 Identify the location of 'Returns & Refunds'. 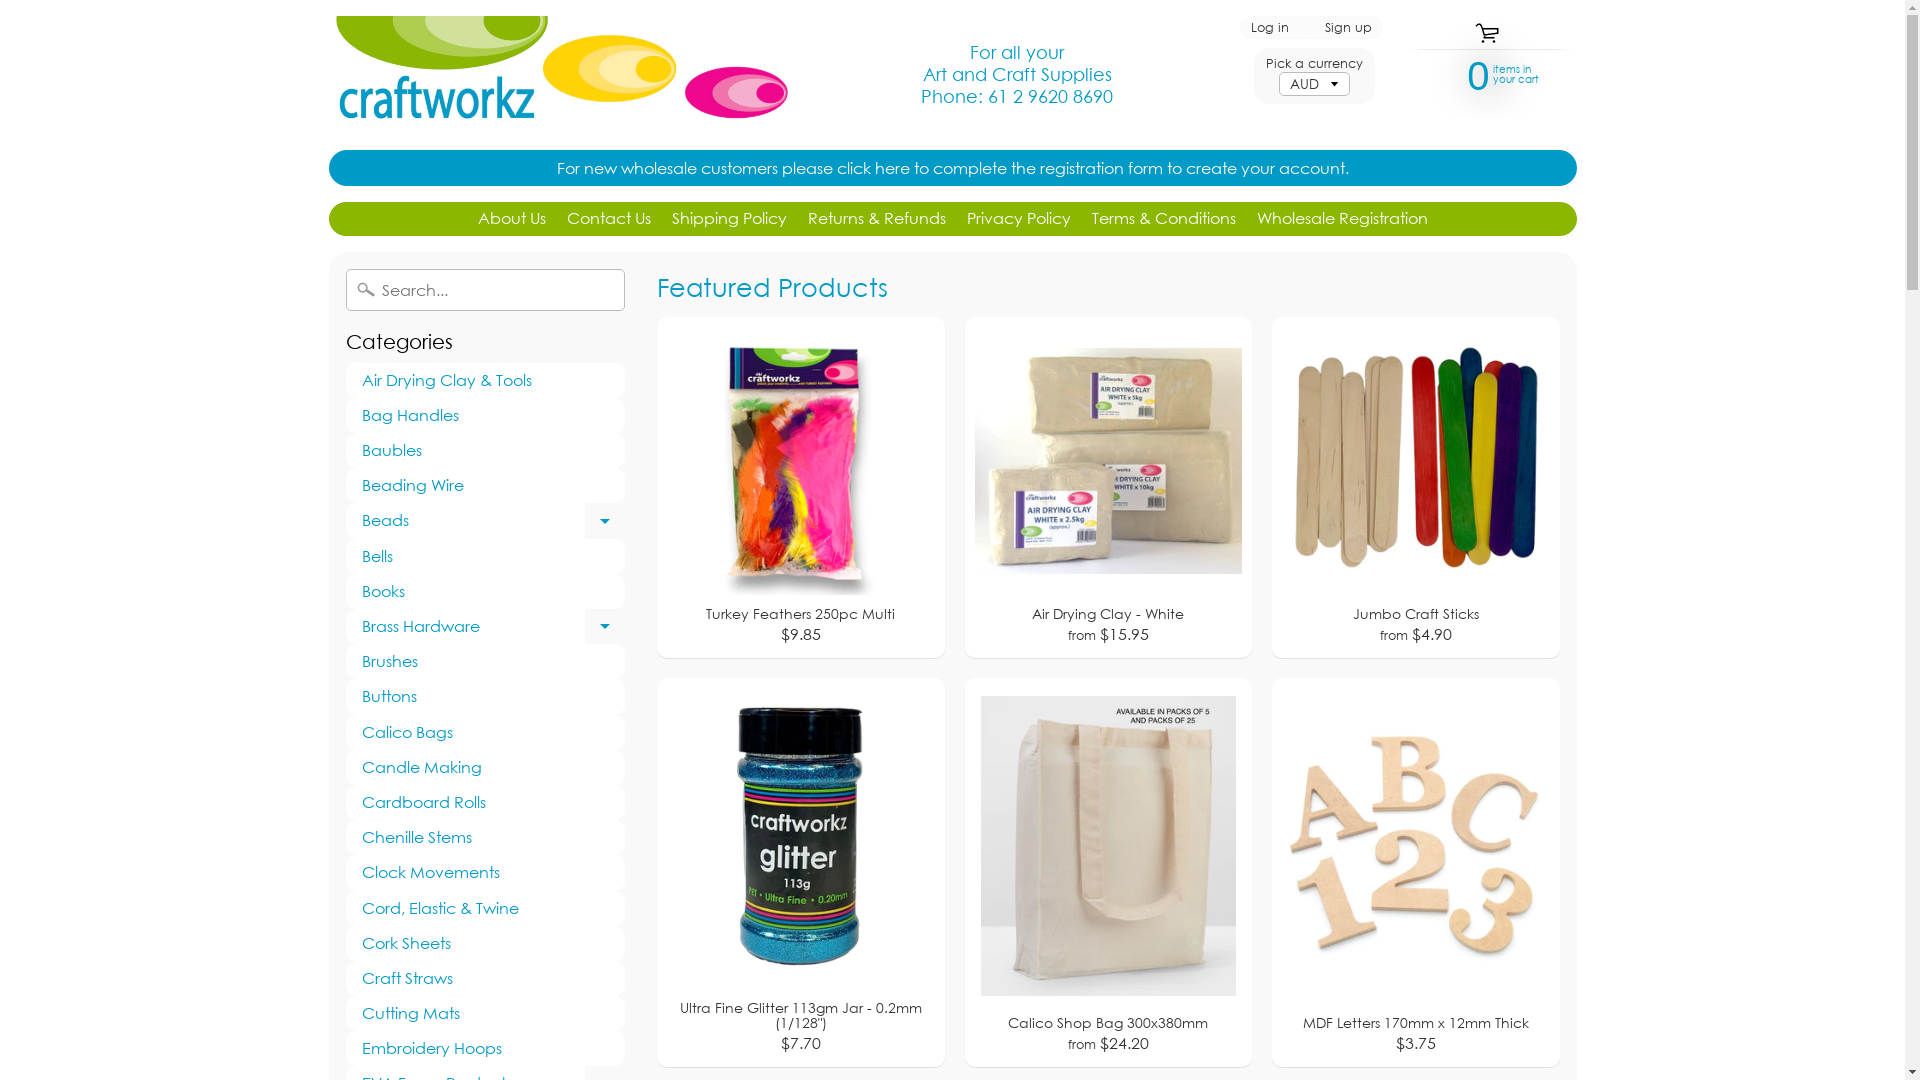
(877, 219).